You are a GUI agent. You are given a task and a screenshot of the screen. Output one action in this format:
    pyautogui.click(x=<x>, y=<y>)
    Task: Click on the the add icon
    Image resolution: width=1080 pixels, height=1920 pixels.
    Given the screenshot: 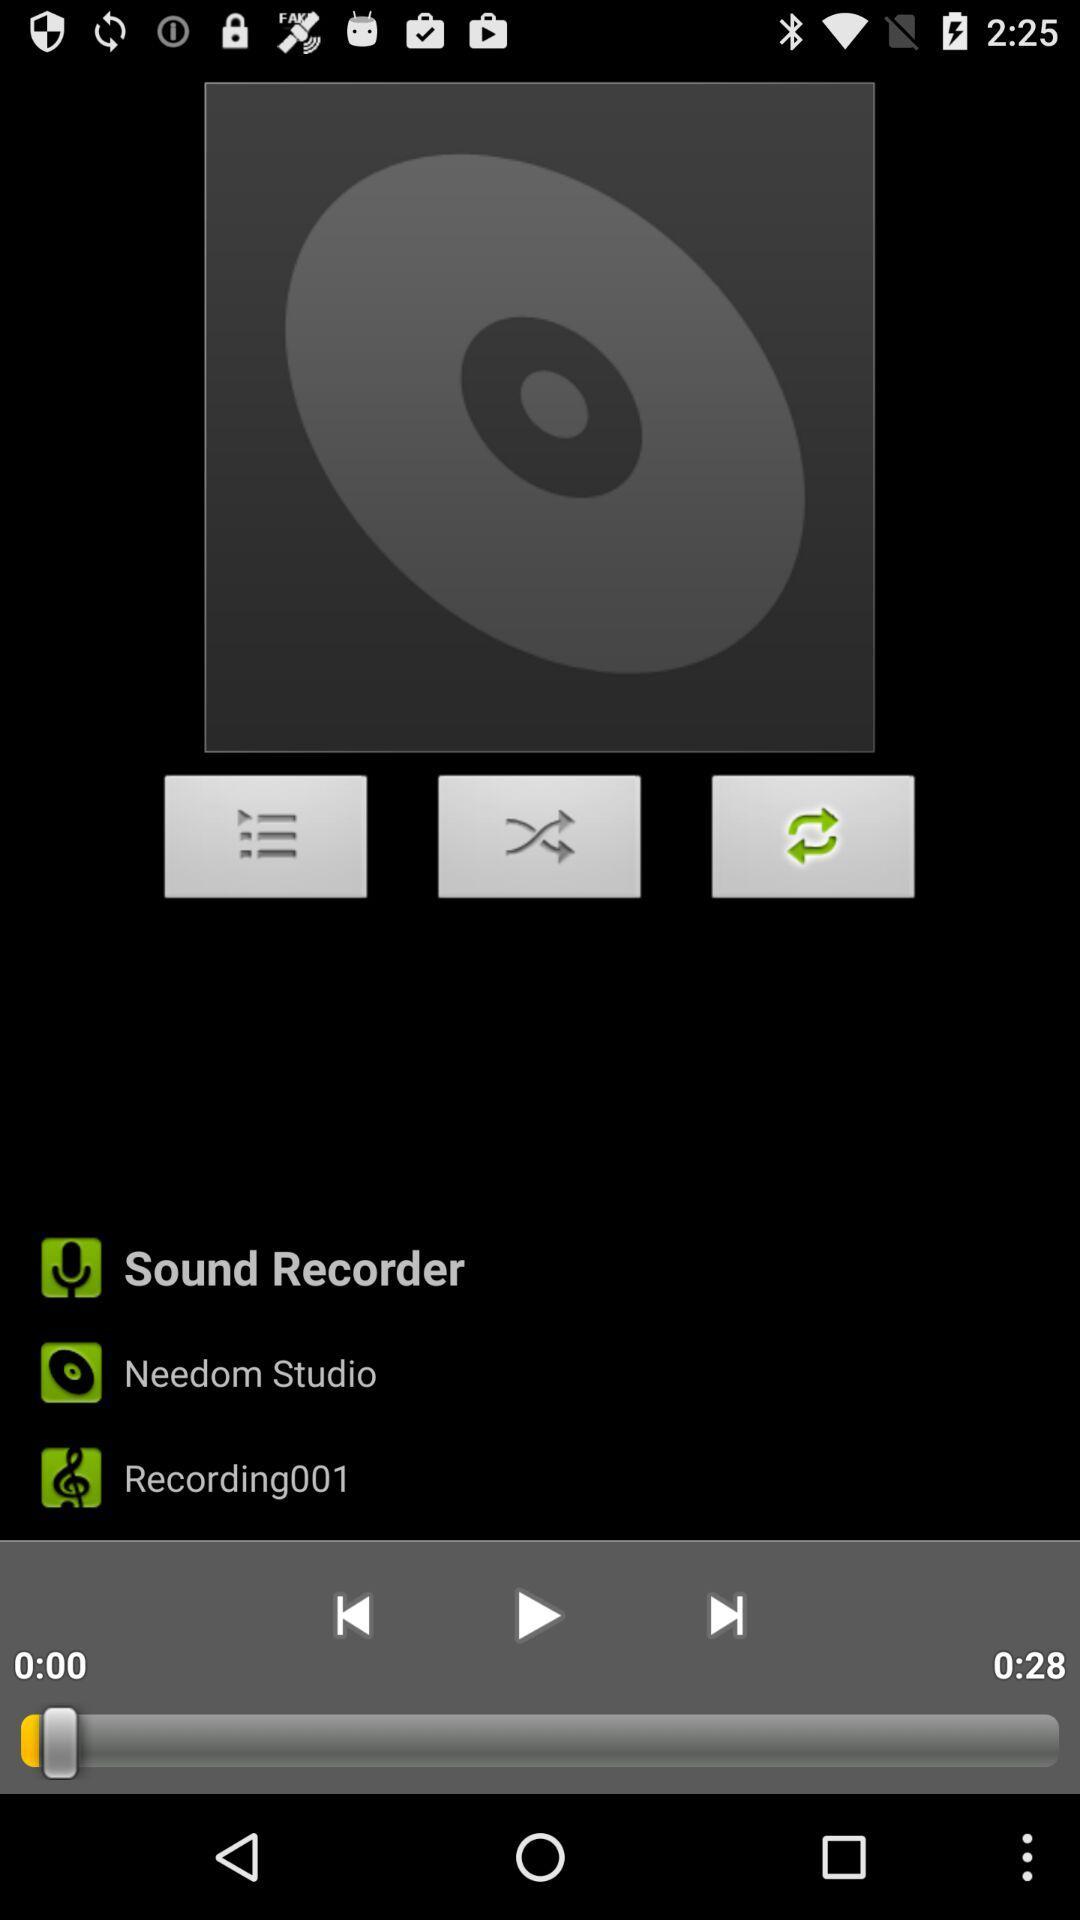 What is the action you would take?
    pyautogui.click(x=813, y=900)
    